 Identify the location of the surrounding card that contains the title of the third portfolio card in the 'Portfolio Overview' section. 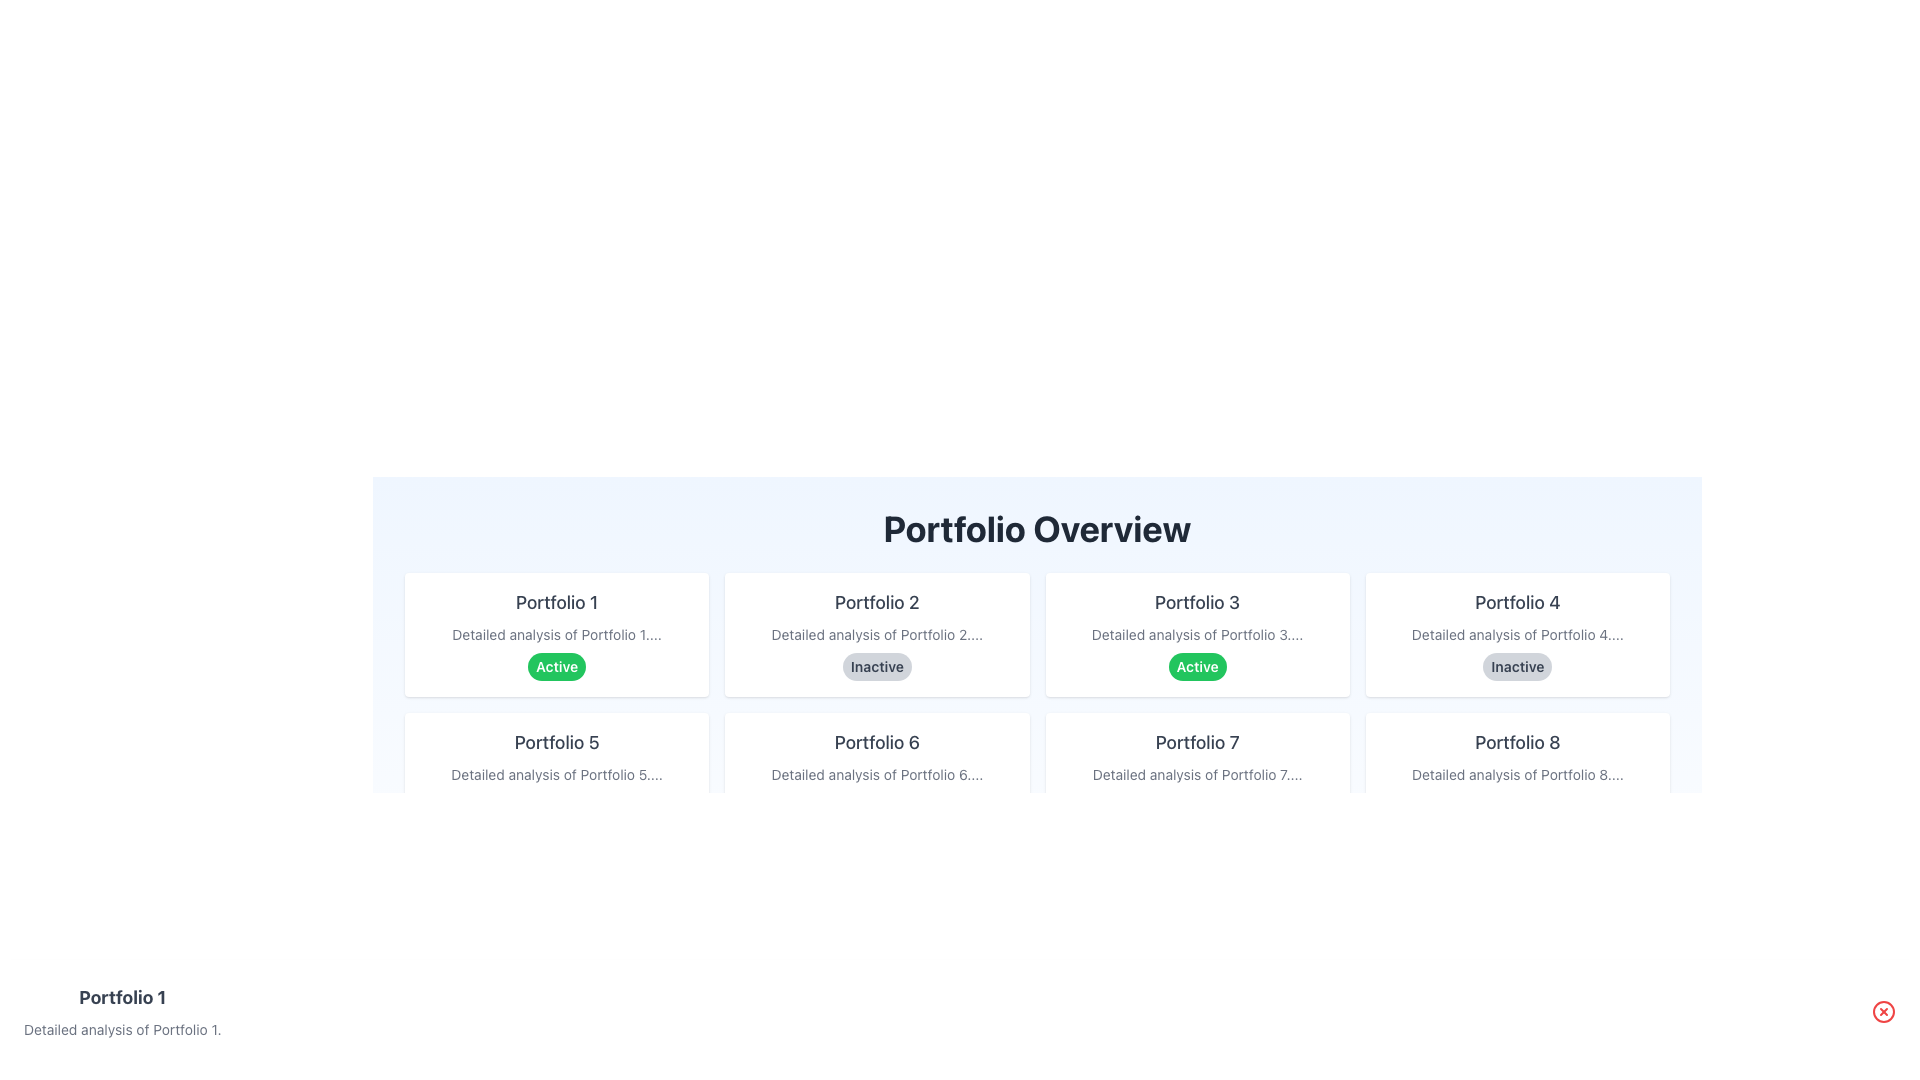
(1197, 601).